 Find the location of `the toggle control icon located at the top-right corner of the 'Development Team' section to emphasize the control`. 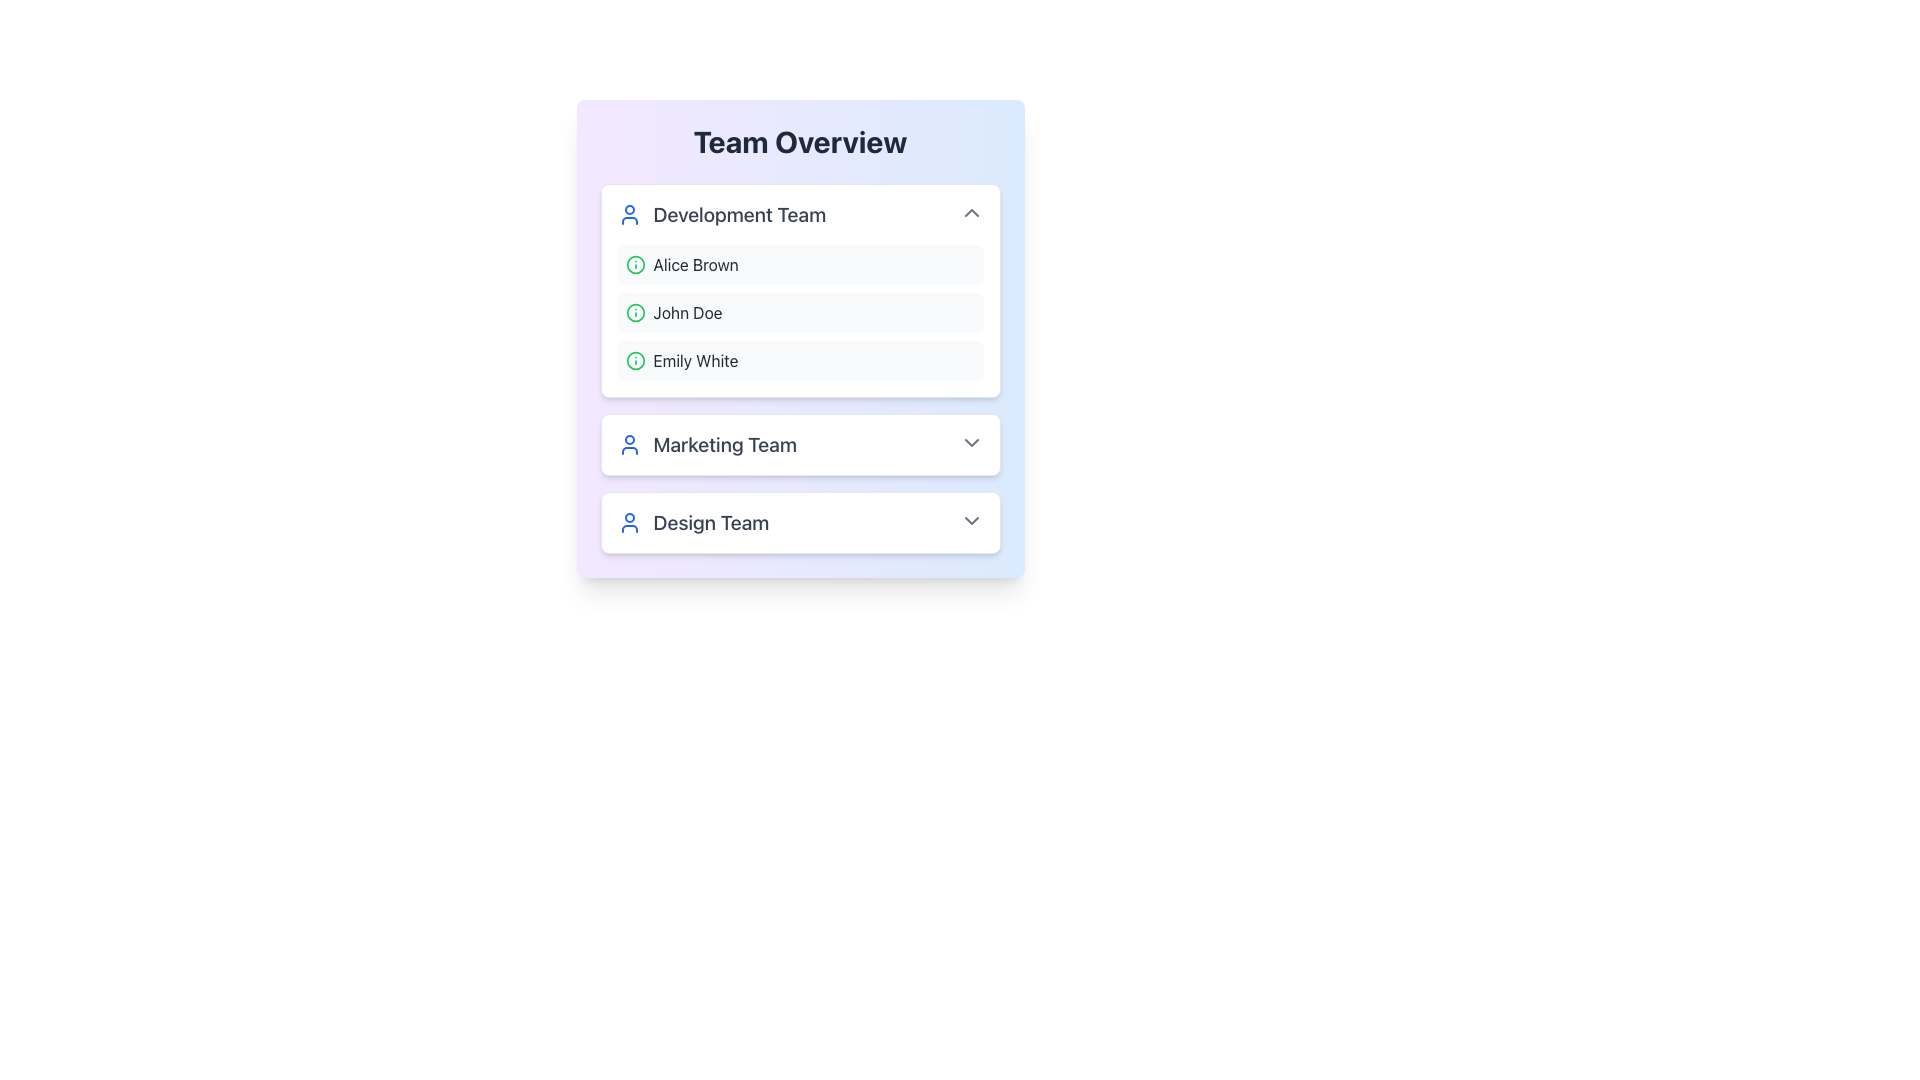

the toggle control icon located at the top-right corner of the 'Development Team' section to emphasize the control is located at coordinates (971, 212).